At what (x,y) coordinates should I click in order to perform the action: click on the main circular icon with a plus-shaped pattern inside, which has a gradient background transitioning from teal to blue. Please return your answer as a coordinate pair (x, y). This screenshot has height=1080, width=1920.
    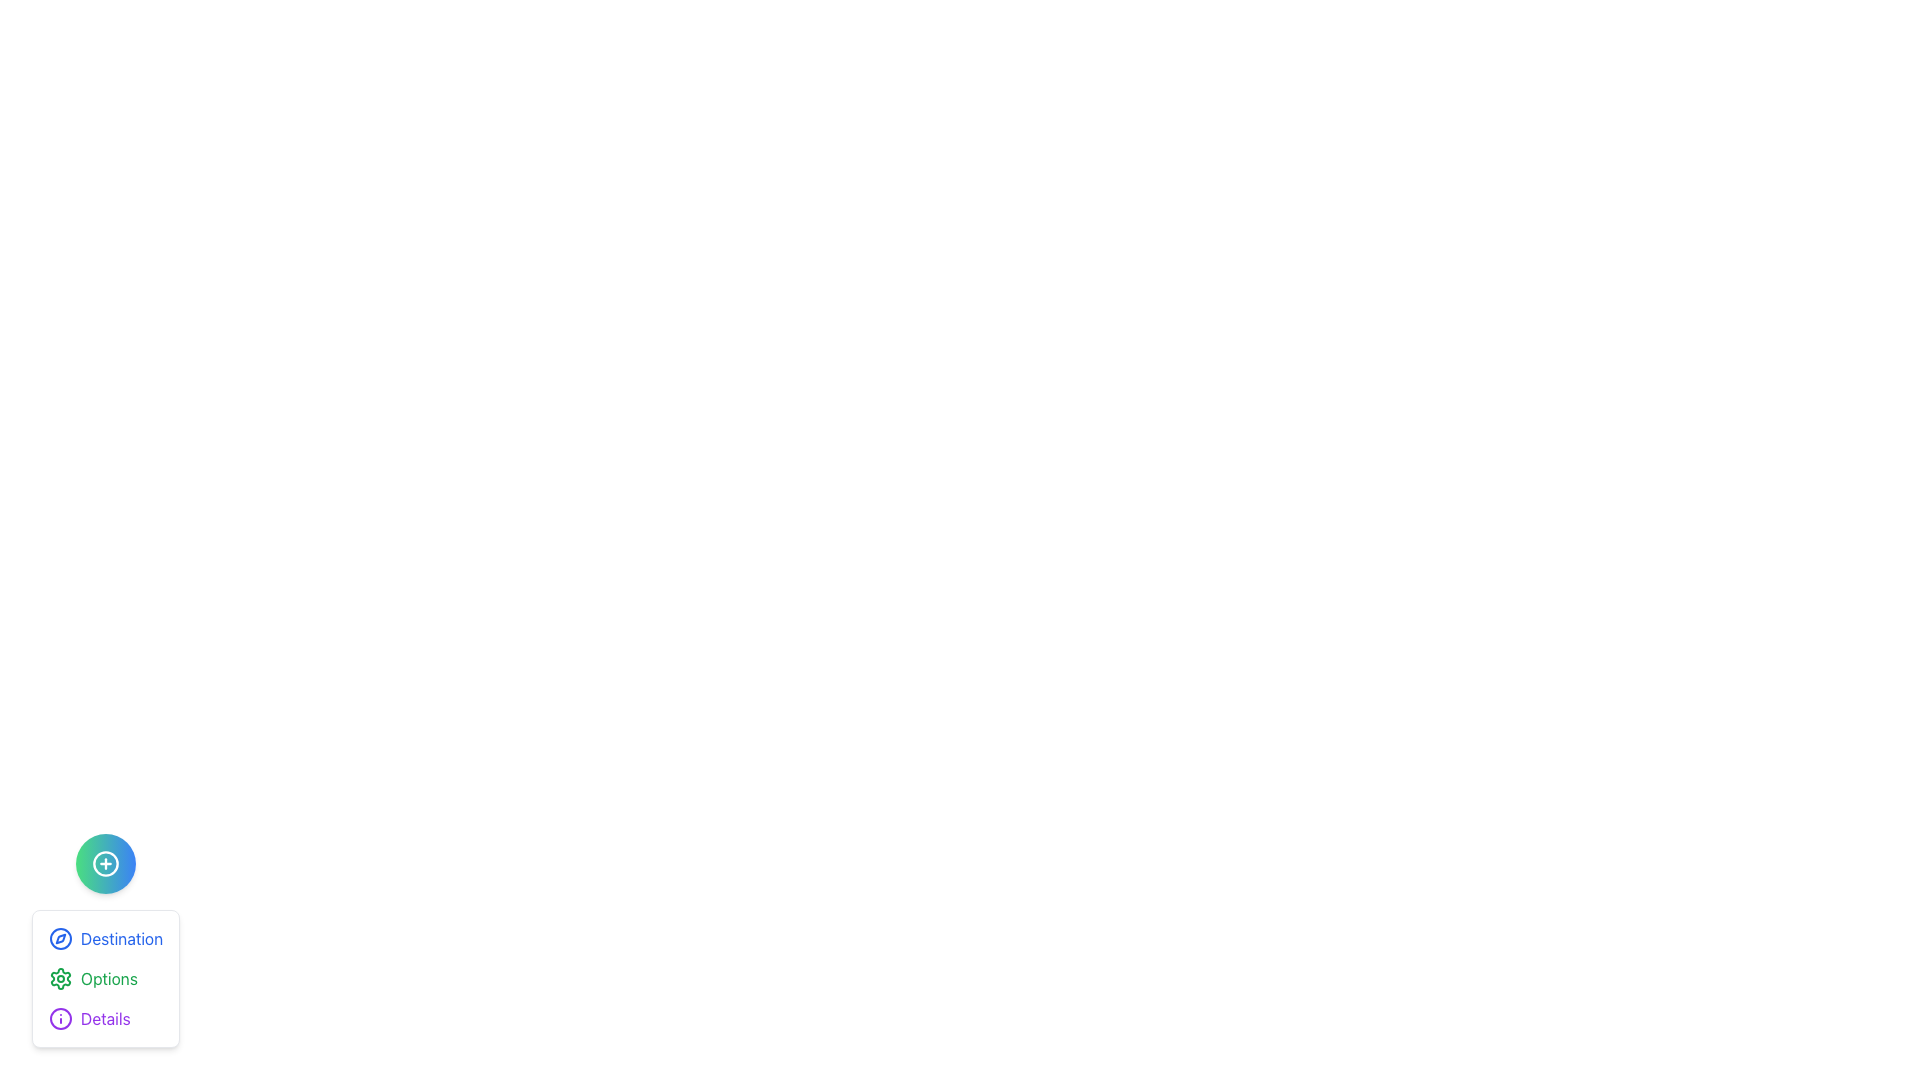
    Looking at the image, I should click on (104, 863).